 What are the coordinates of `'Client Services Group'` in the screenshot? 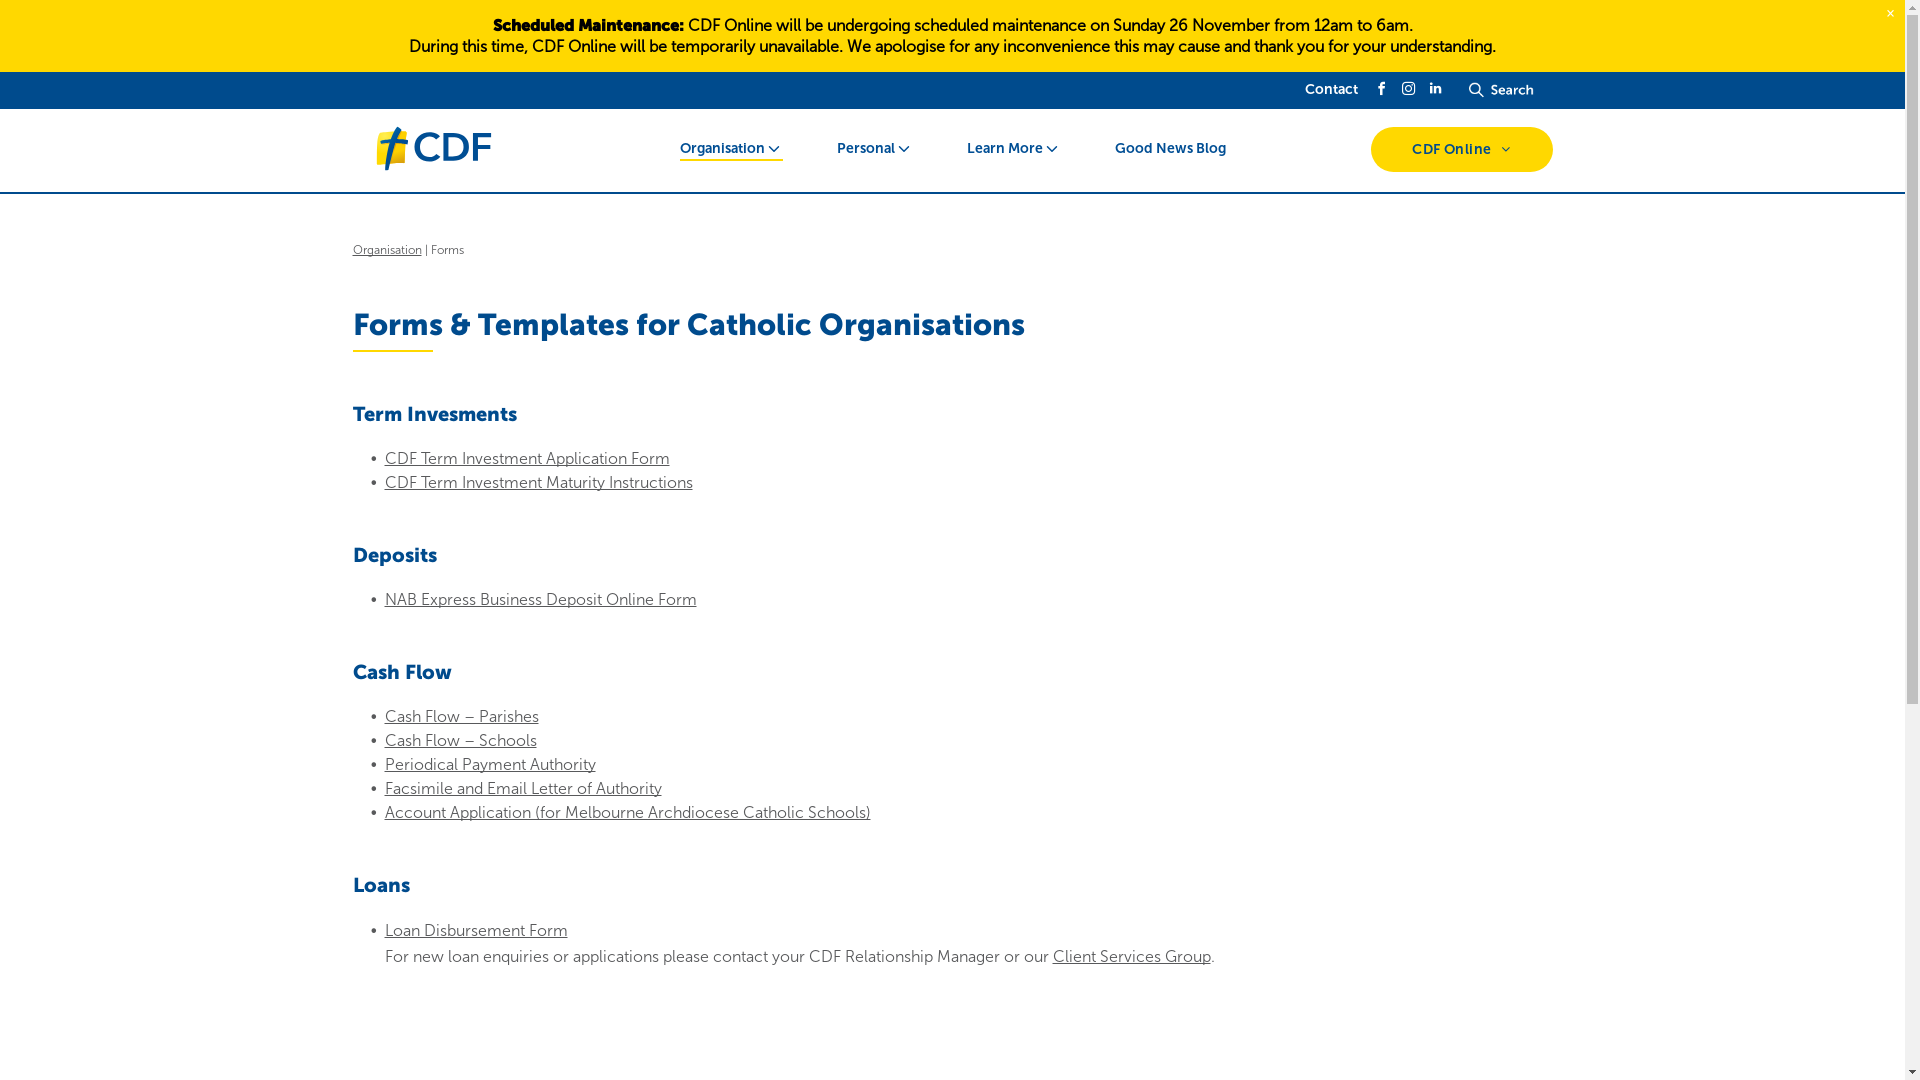 It's located at (1131, 955).